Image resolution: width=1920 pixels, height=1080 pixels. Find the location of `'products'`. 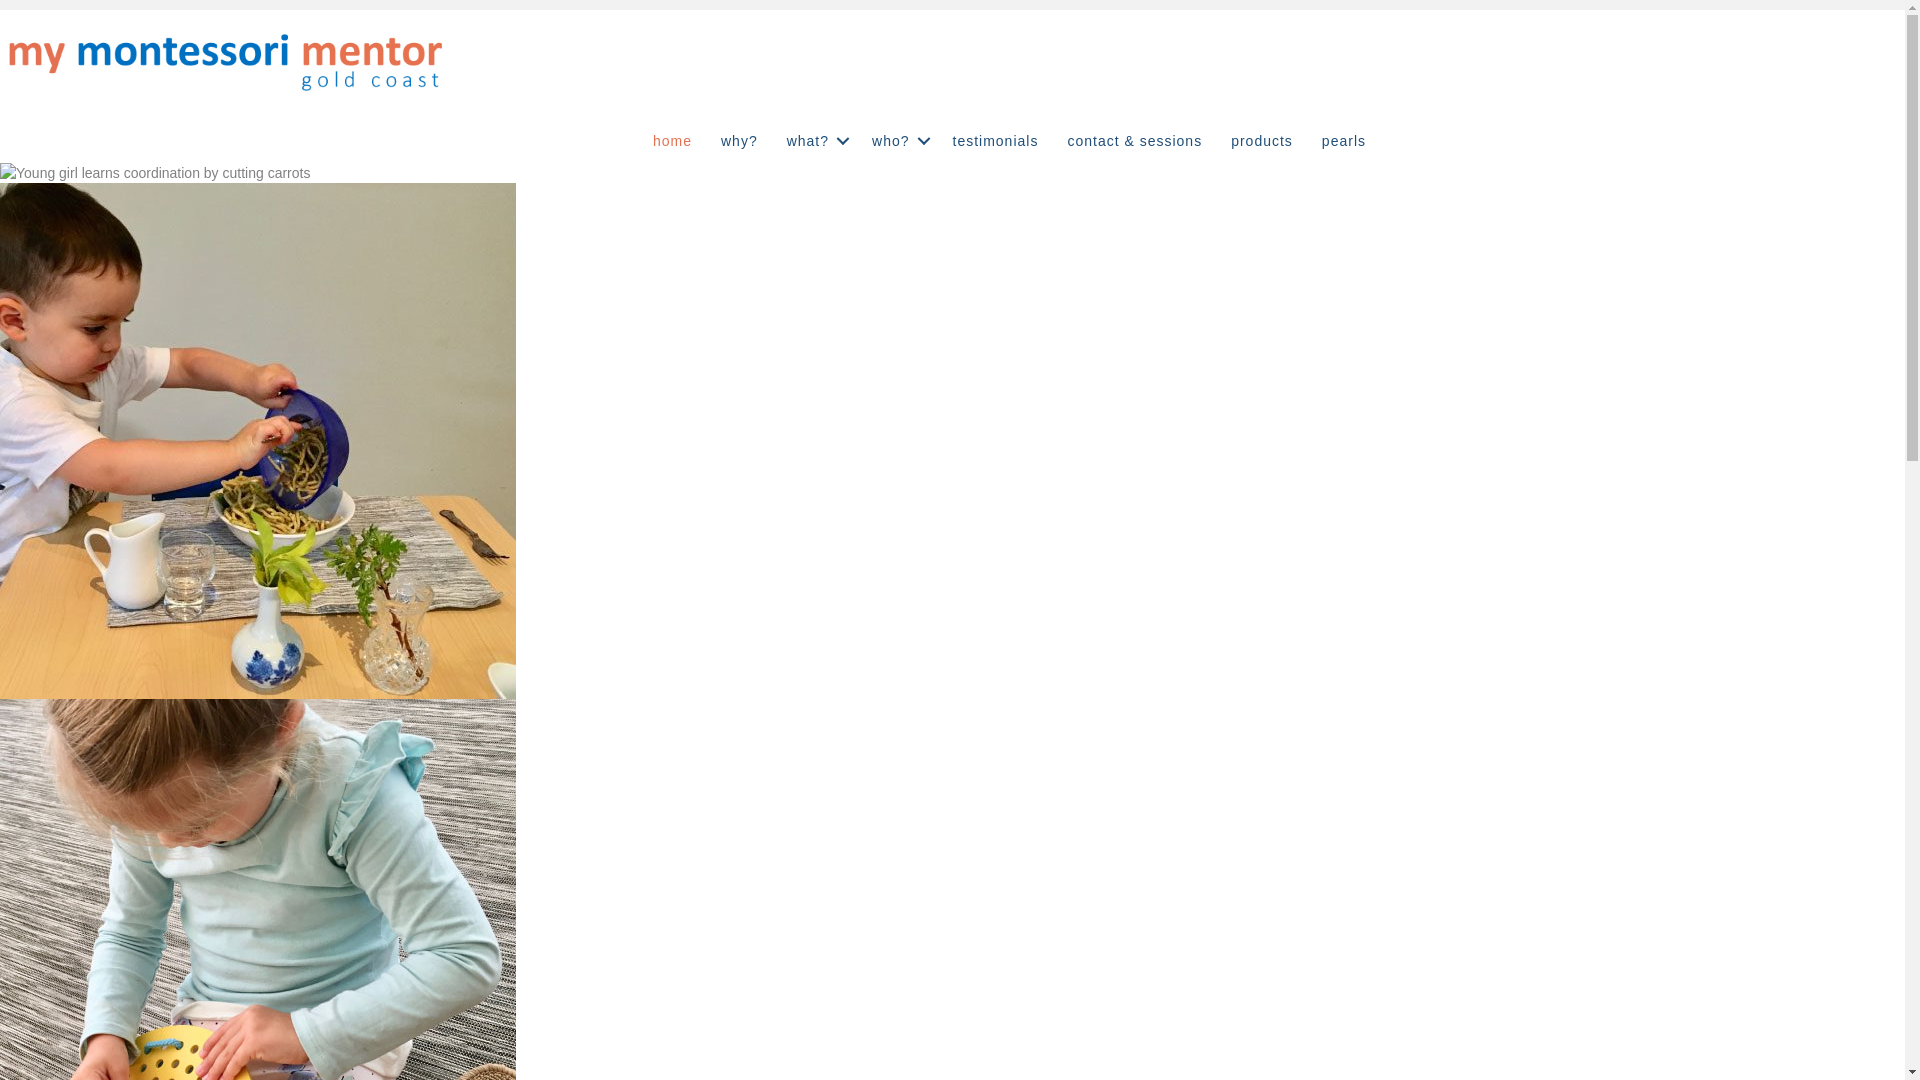

'products' is located at coordinates (1216, 140).